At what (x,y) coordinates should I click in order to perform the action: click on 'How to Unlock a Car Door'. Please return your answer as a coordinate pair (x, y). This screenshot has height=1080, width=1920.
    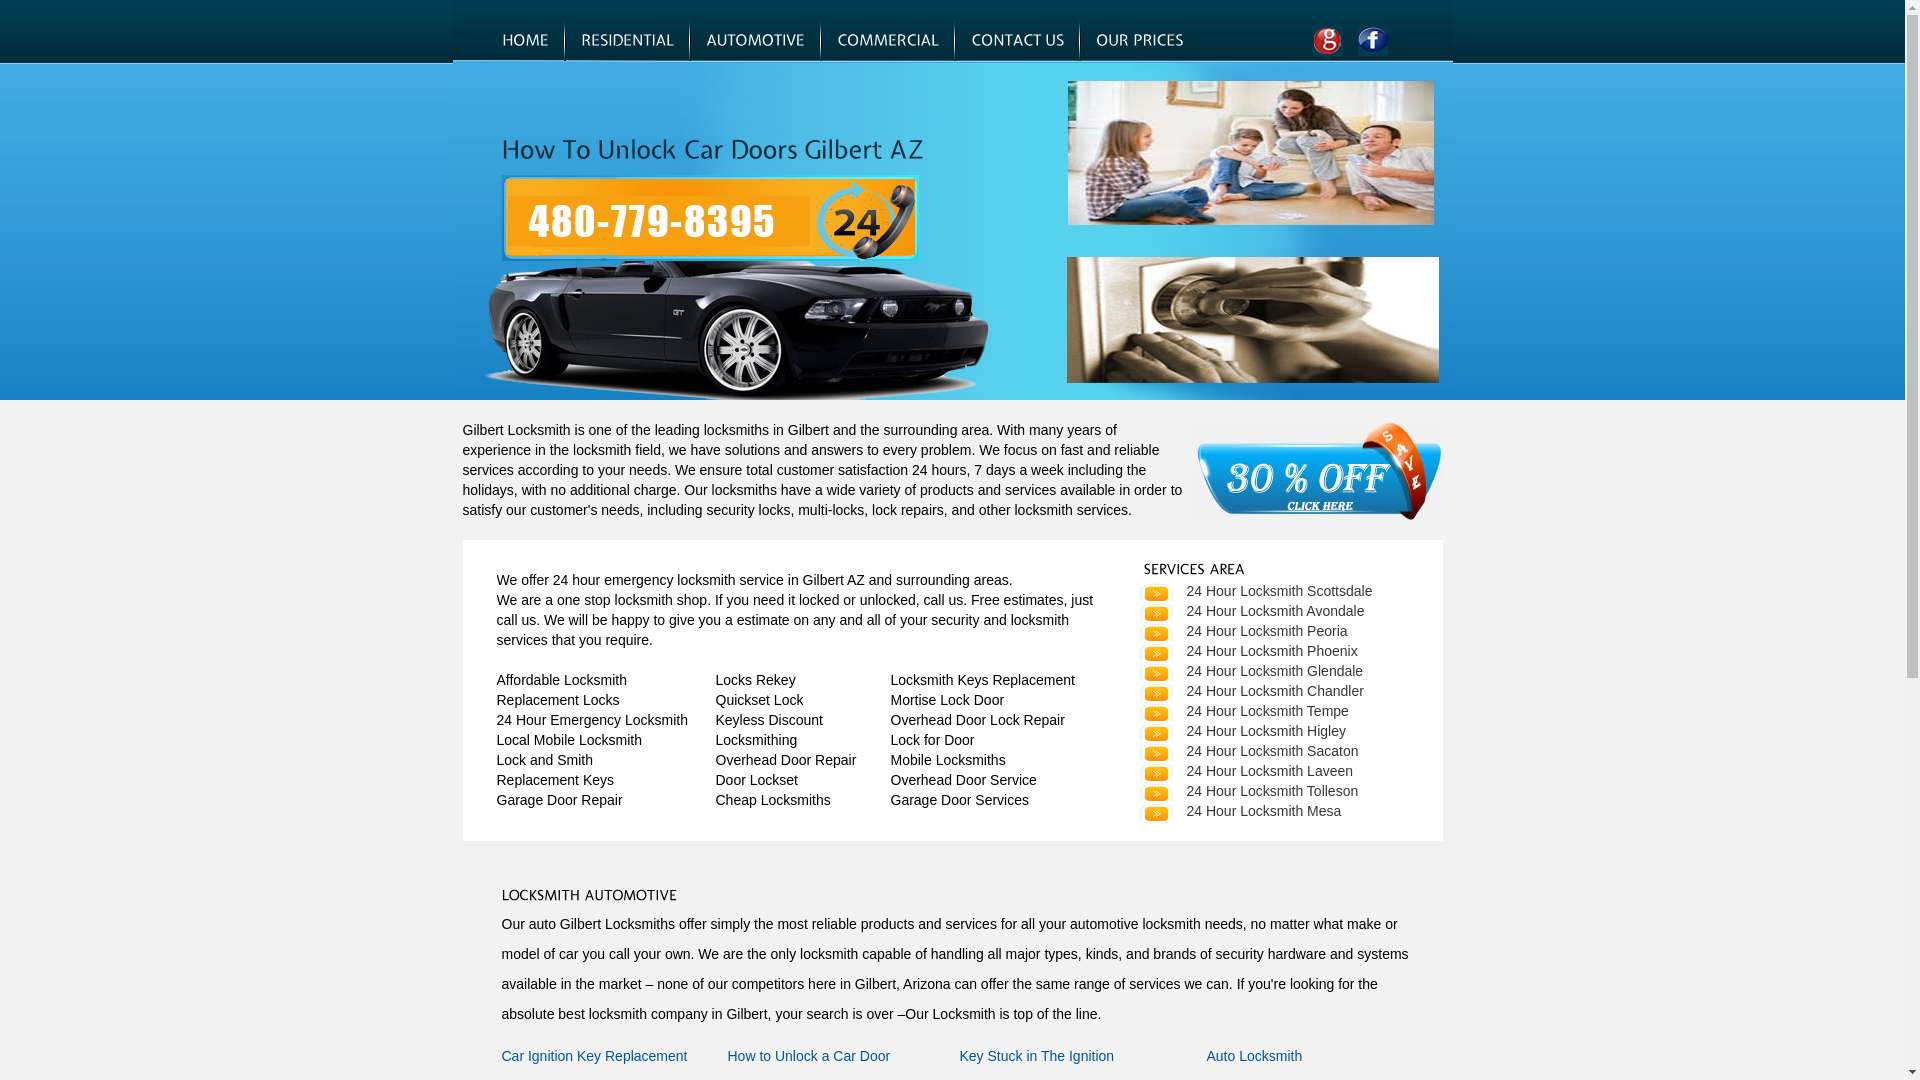
    Looking at the image, I should click on (809, 1055).